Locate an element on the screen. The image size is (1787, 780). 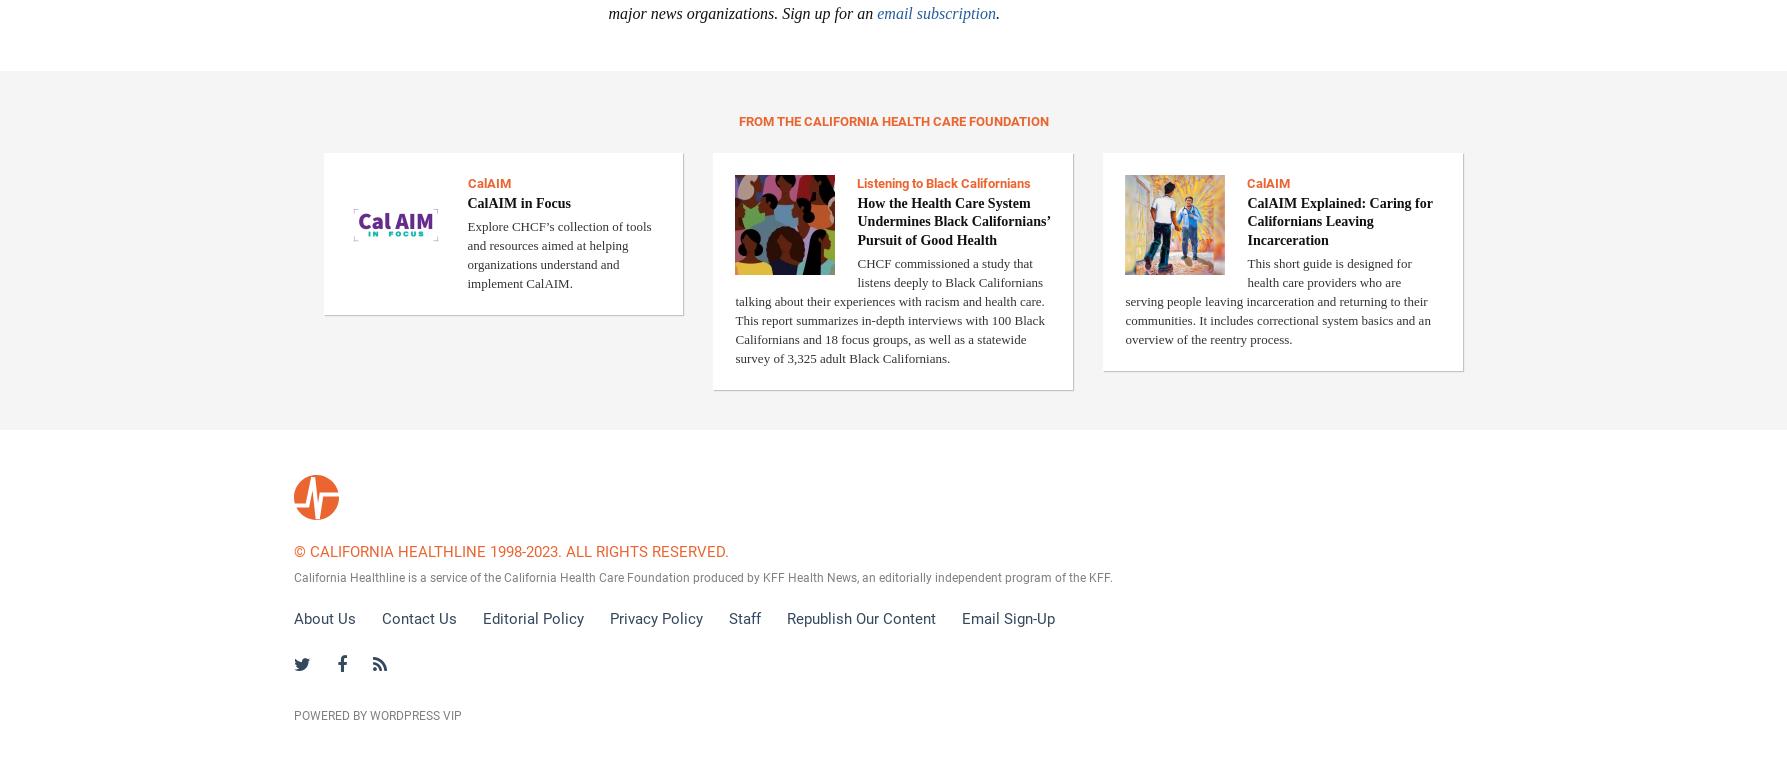
'WordPress VIP' is located at coordinates (414, 714).